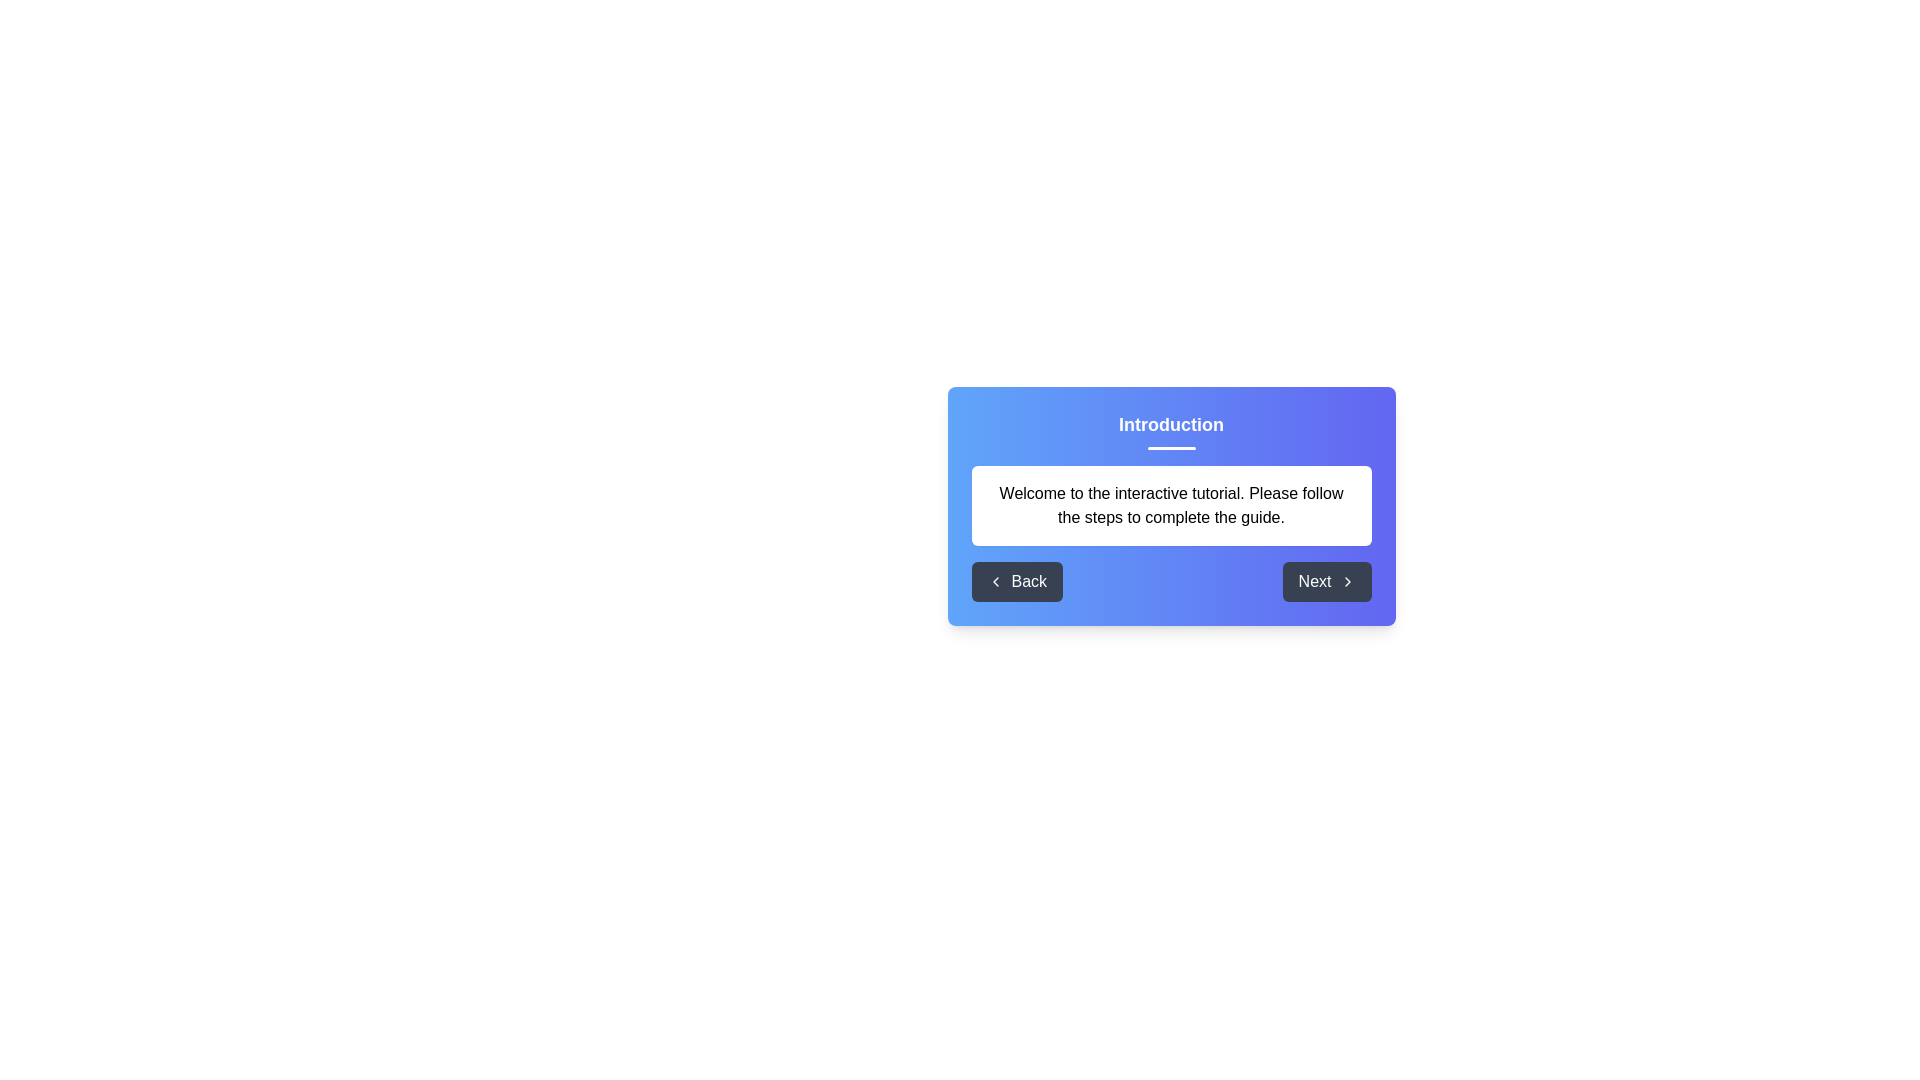 The width and height of the screenshot is (1920, 1080). What do you see at coordinates (1171, 423) in the screenshot?
I see `text content of the header element located at the top-center of the dialog box, which serves as the introductory title above a horizontal line` at bounding box center [1171, 423].